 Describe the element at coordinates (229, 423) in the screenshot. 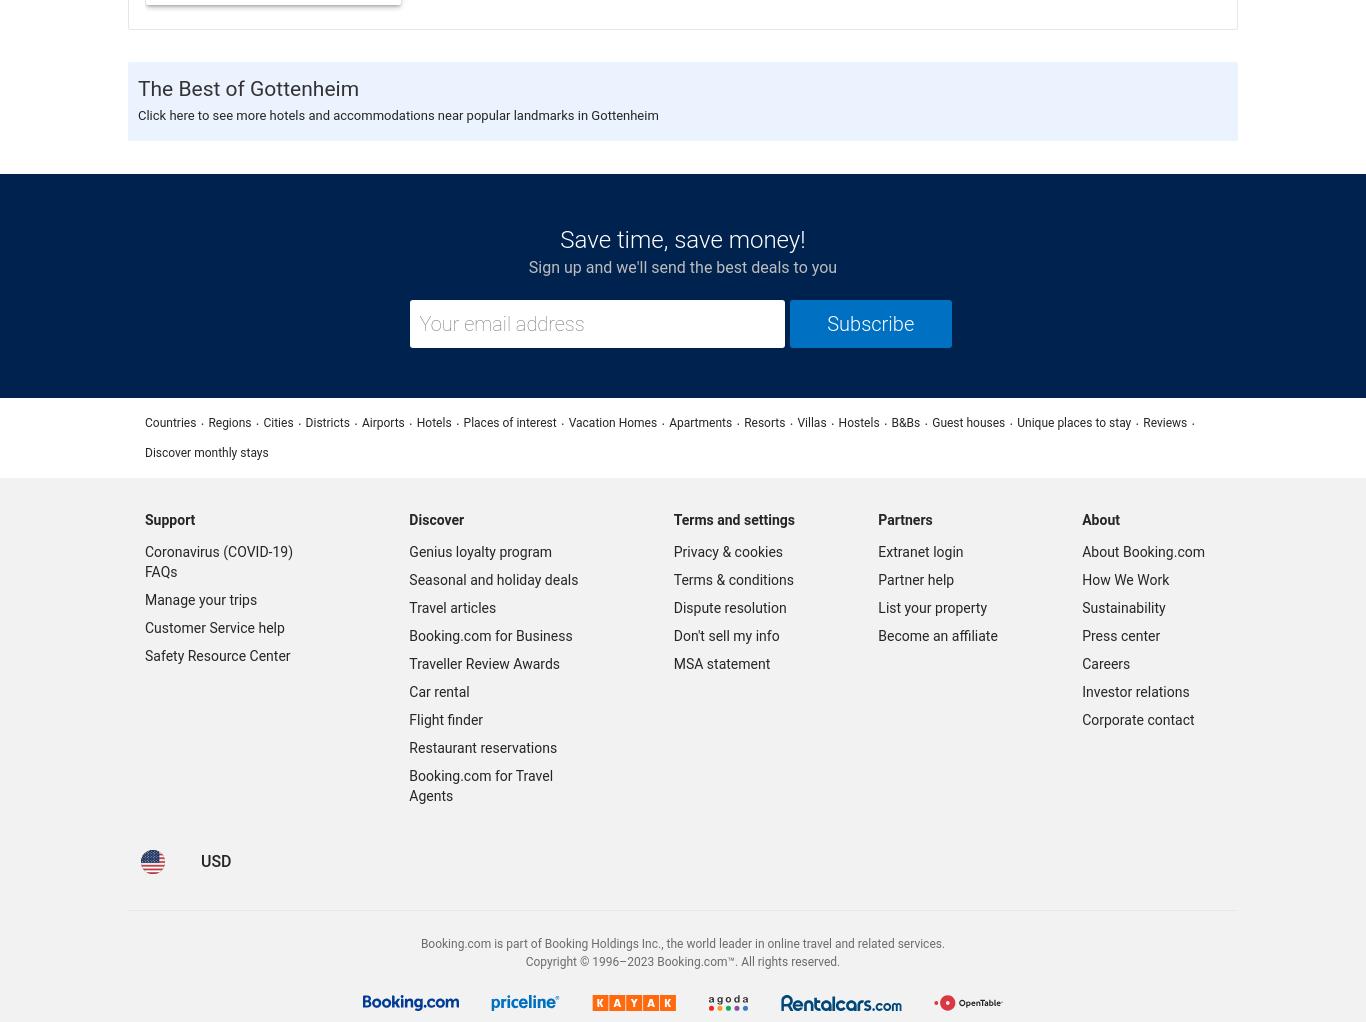

I see `'Regions'` at that location.